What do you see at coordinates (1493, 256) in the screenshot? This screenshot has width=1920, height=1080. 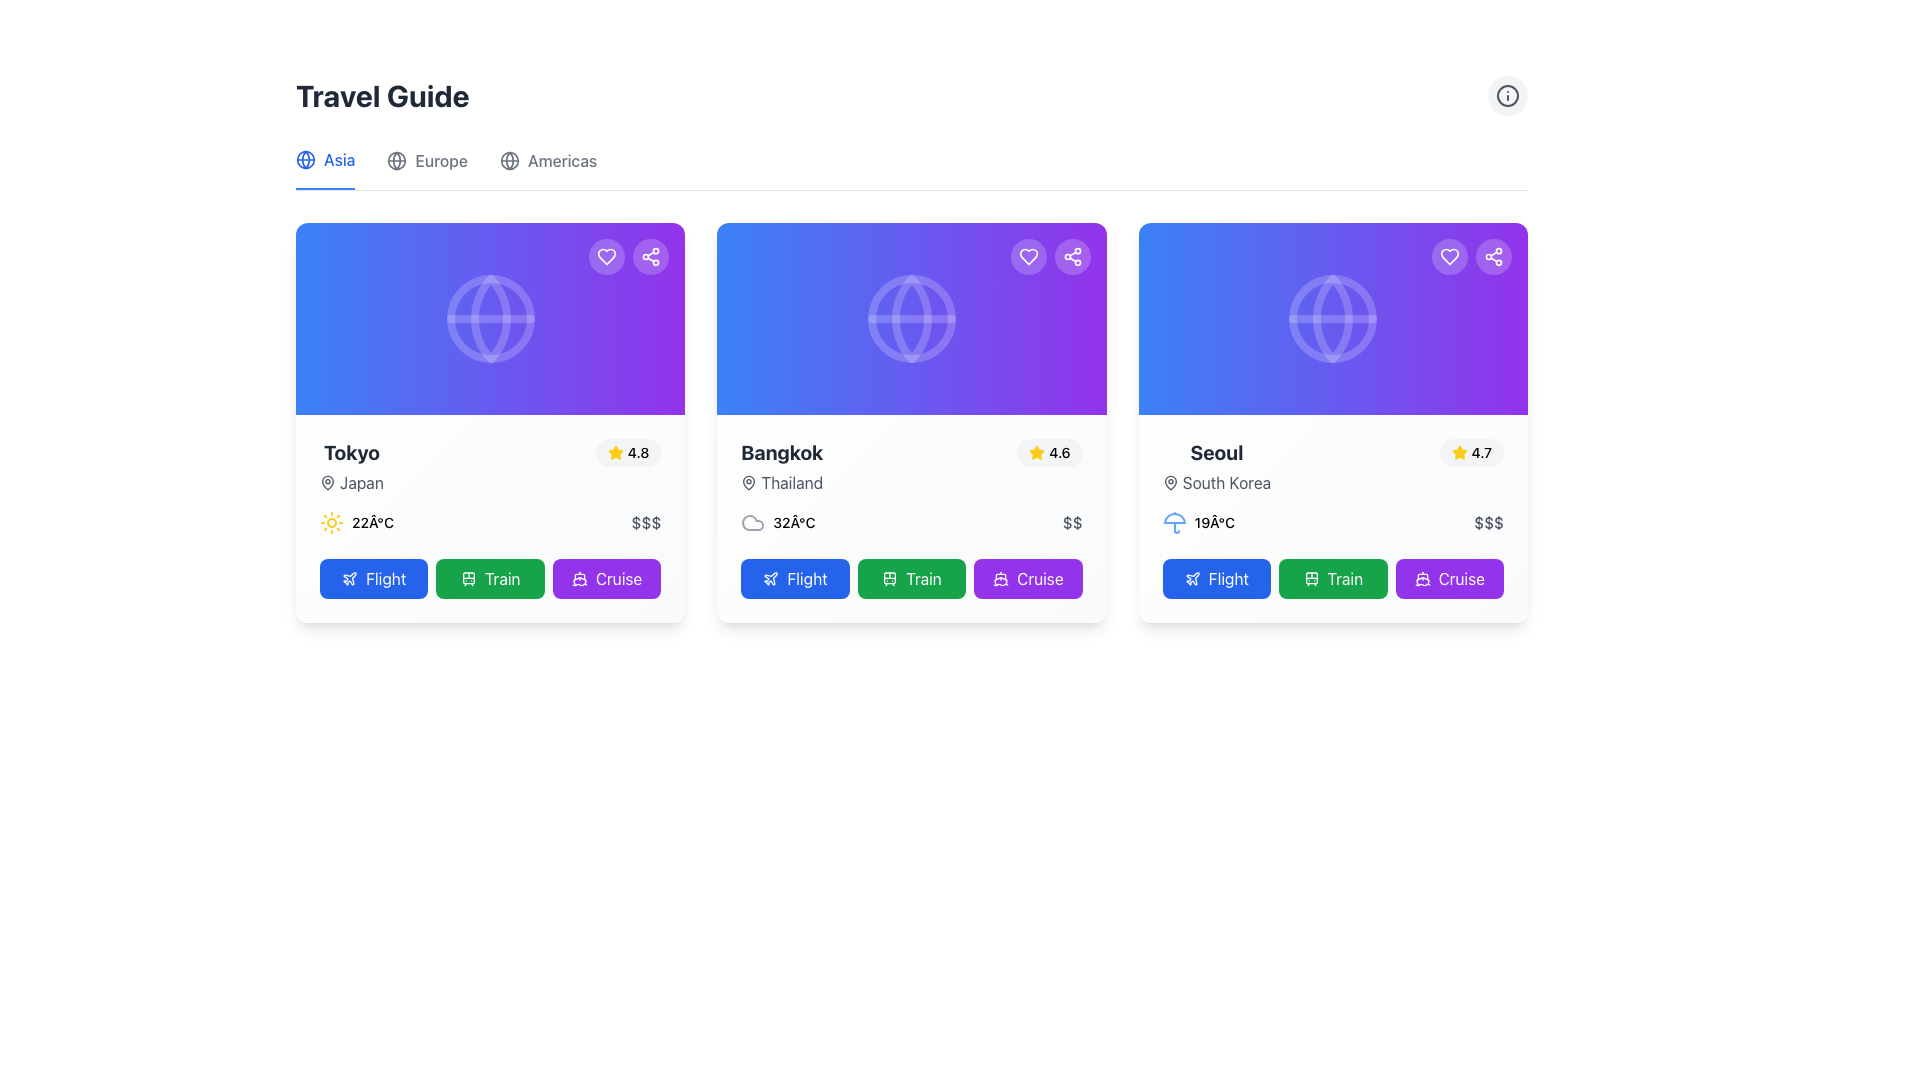 I see `the share button located in the top-right corner of the 'Seoul' card` at bounding box center [1493, 256].